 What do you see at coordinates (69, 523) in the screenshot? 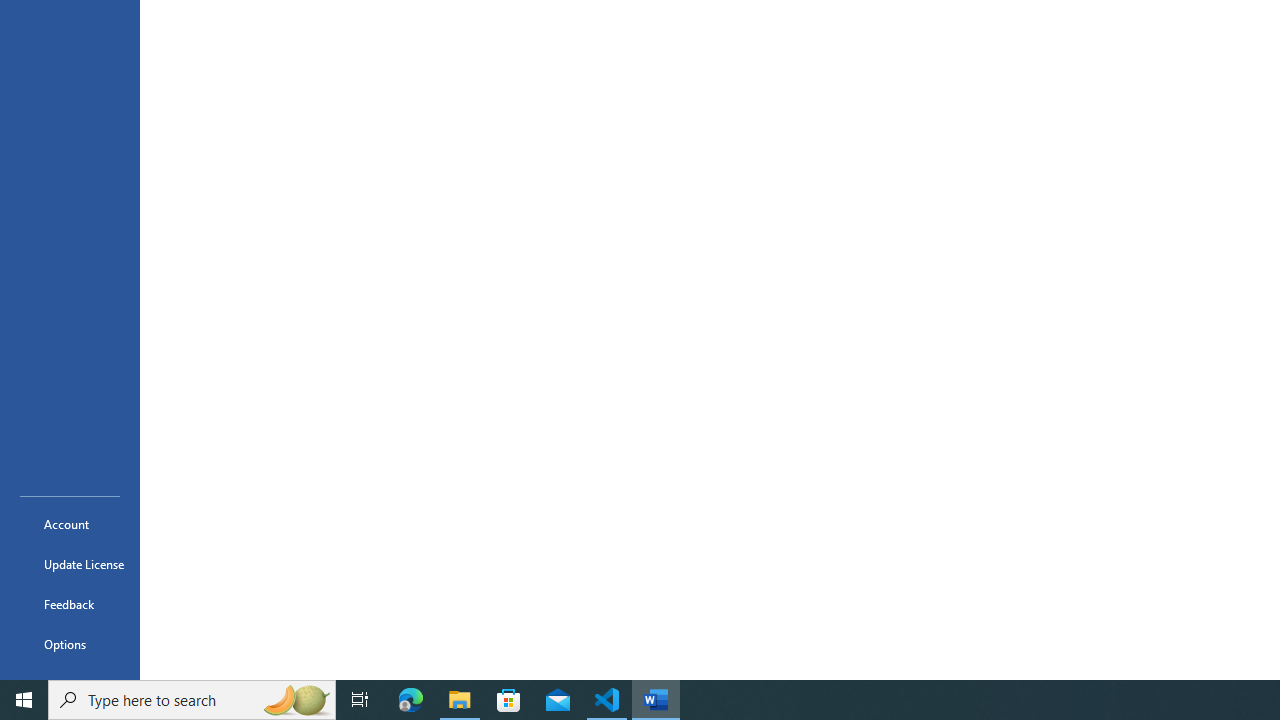
I see `'Account'` at bounding box center [69, 523].